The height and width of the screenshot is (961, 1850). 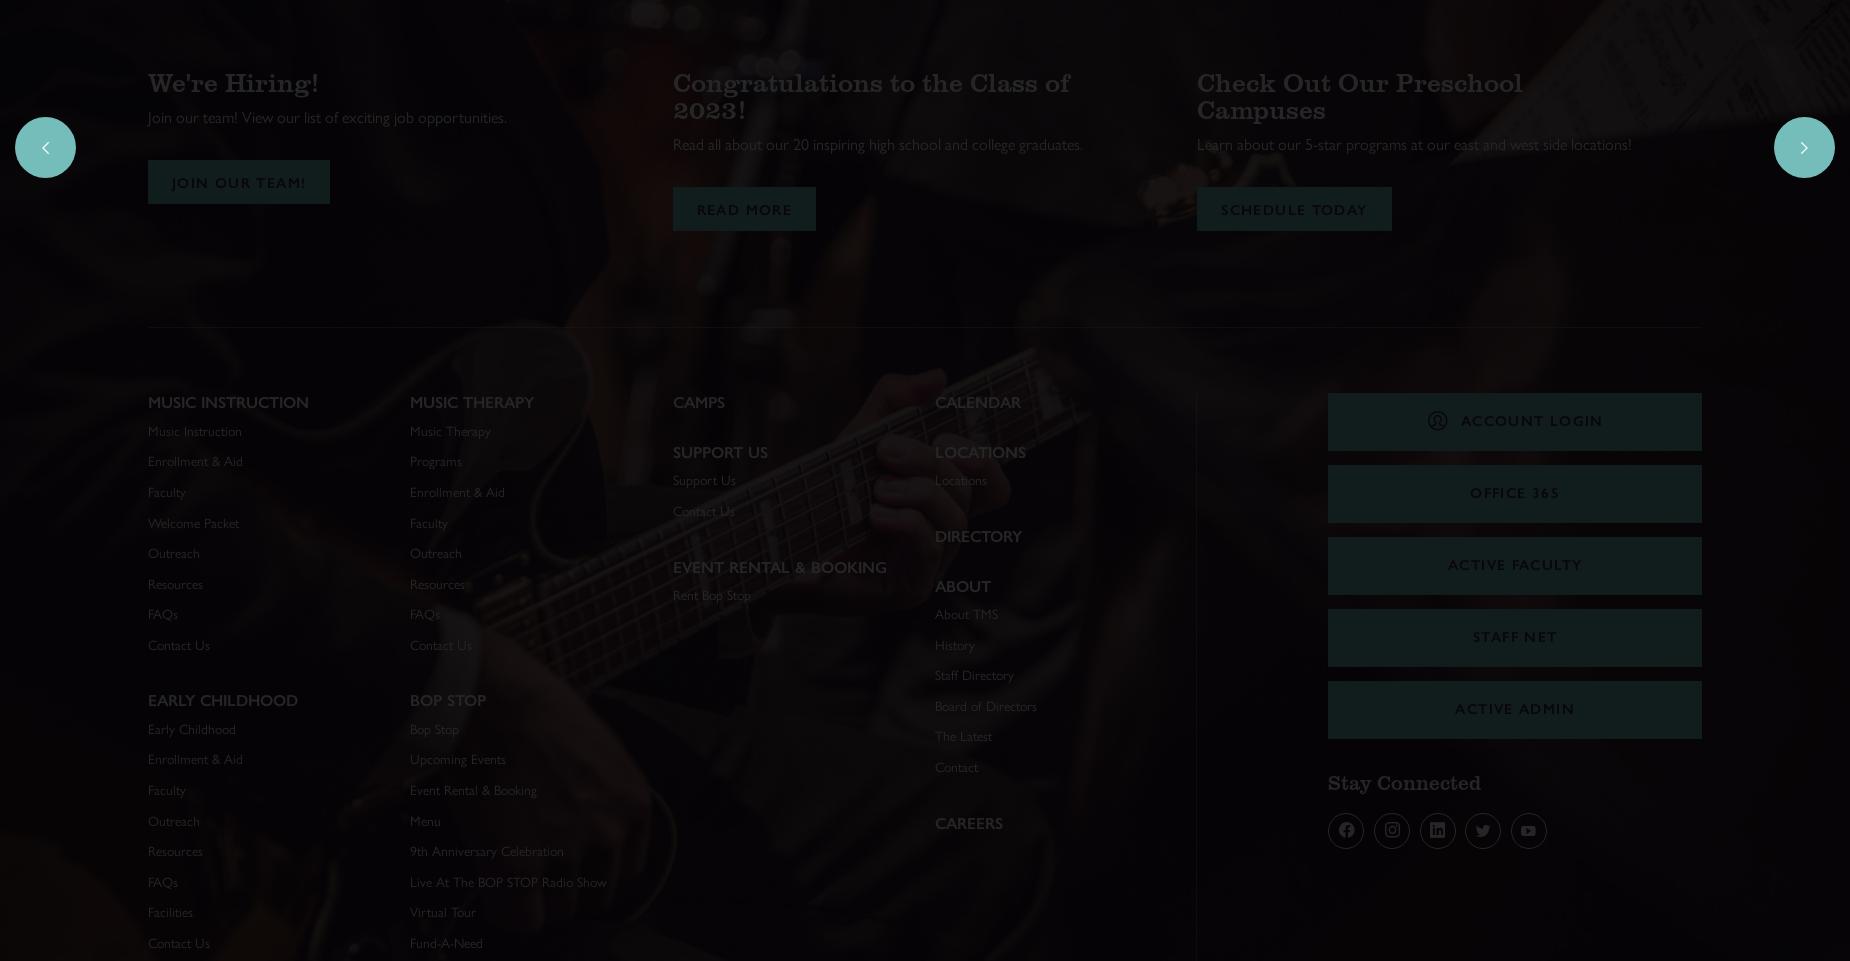 I want to click on 'Virtual Tour', so click(x=408, y=911).